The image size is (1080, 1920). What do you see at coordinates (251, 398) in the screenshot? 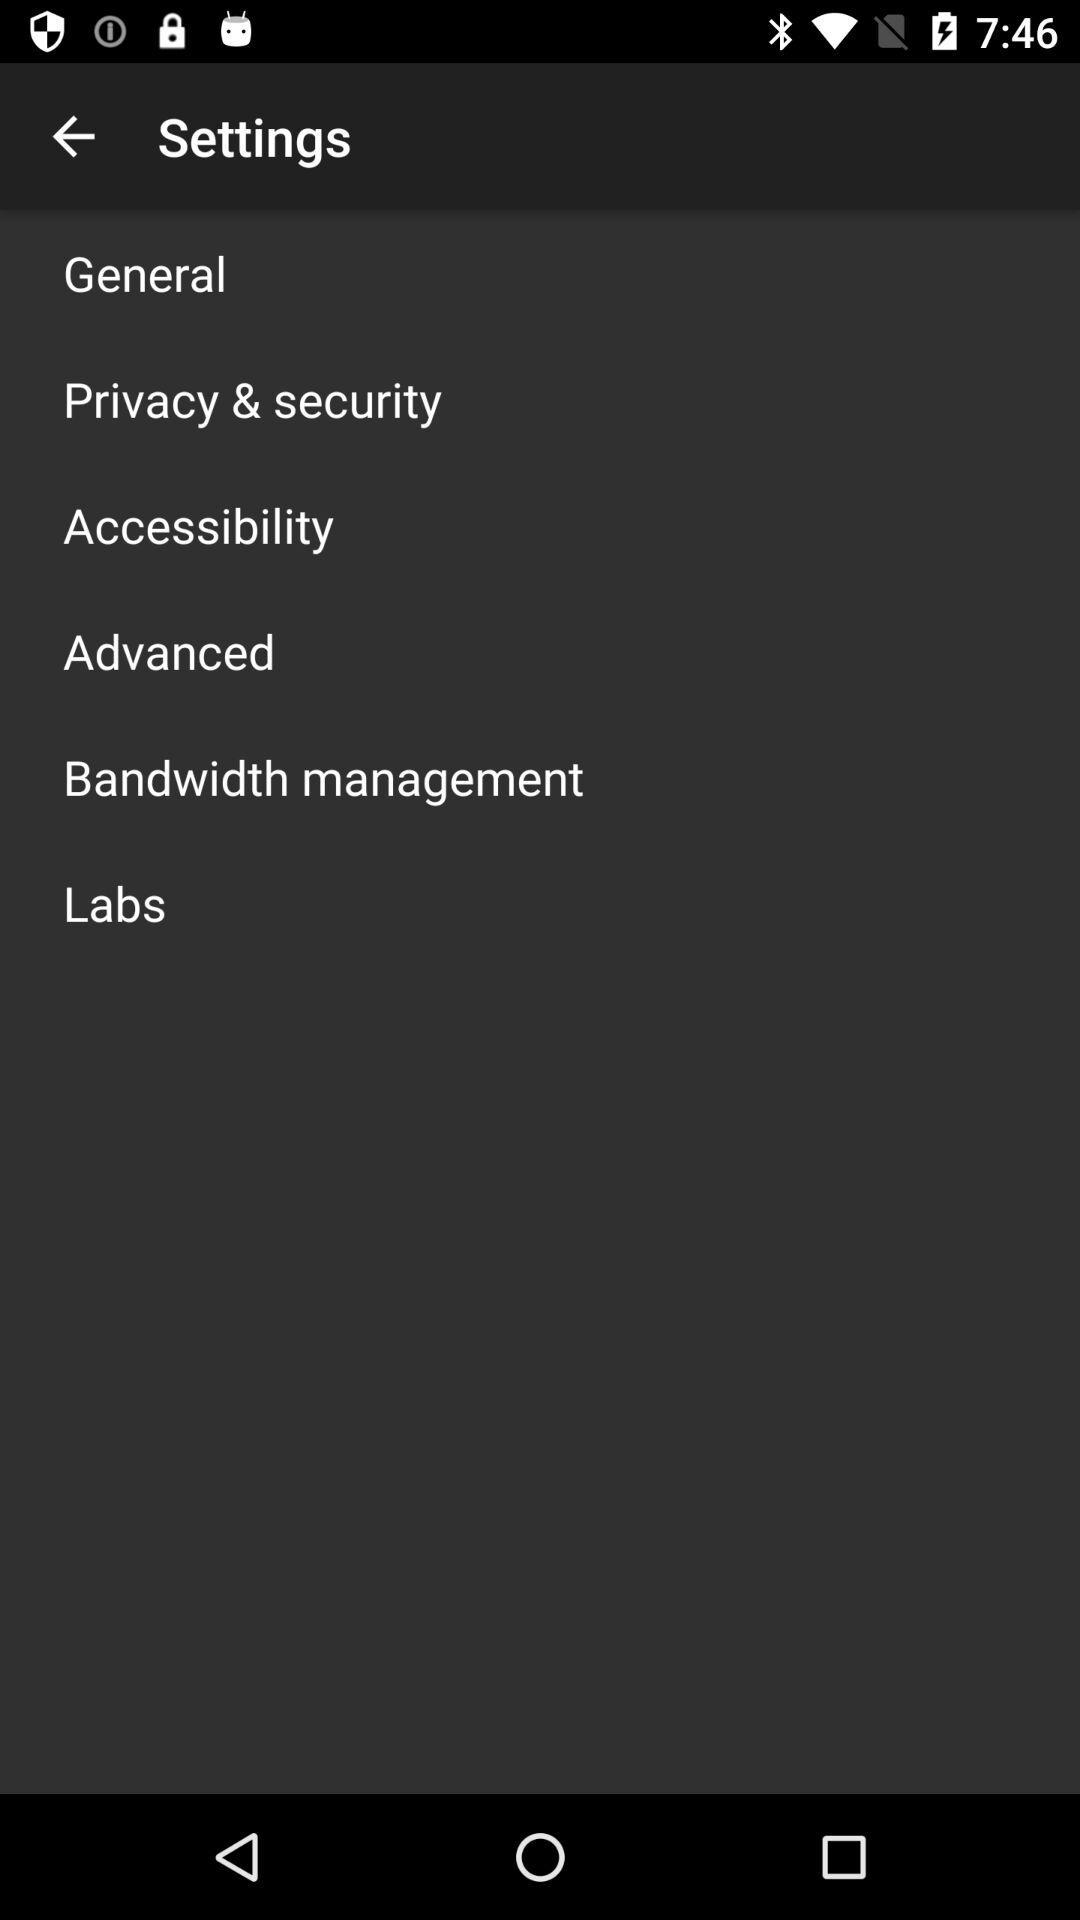
I see `the privacy & security item` at bounding box center [251, 398].